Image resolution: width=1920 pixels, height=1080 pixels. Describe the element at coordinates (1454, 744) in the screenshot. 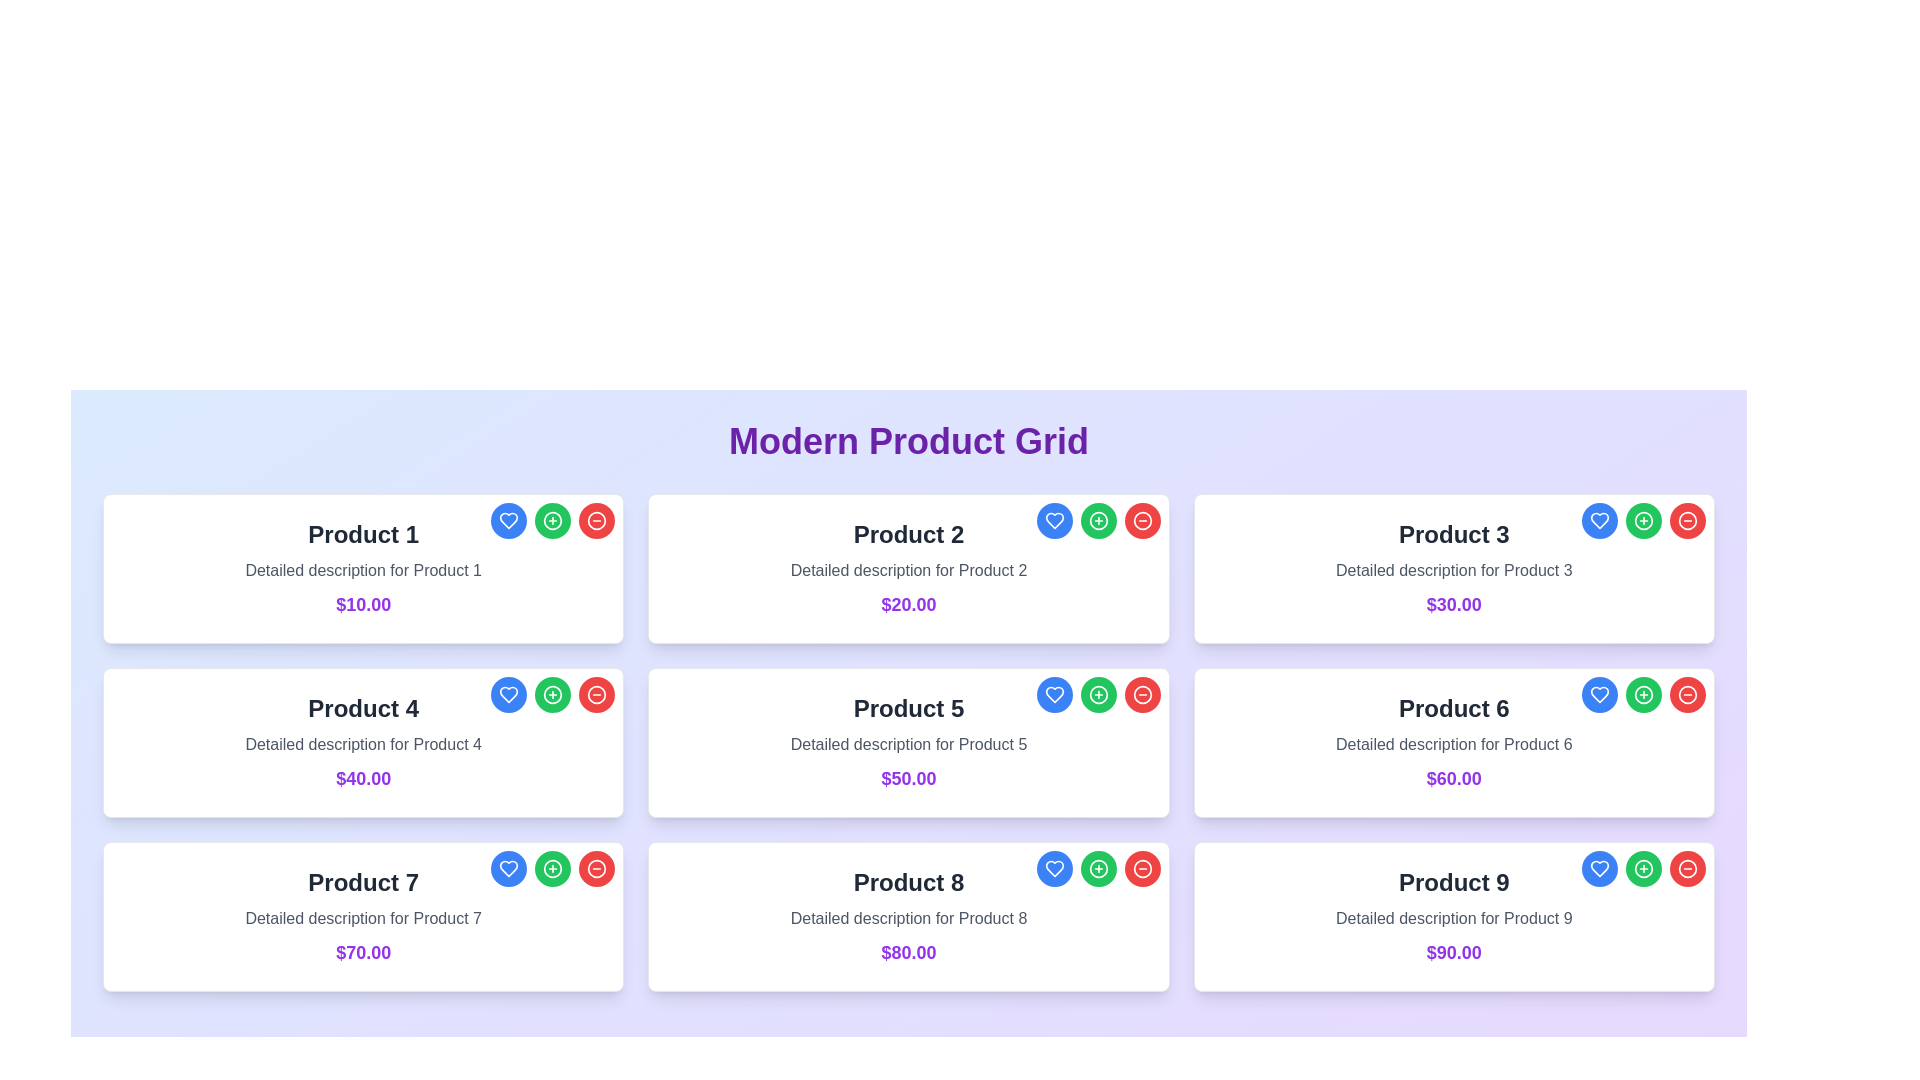

I see `the text label displaying 'Detailed description for Product 6', which is located in the sixth product card of a 3x3 grid layout, positioned directly beneath the title 'Product 6' and above the price '$60.00'` at that location.